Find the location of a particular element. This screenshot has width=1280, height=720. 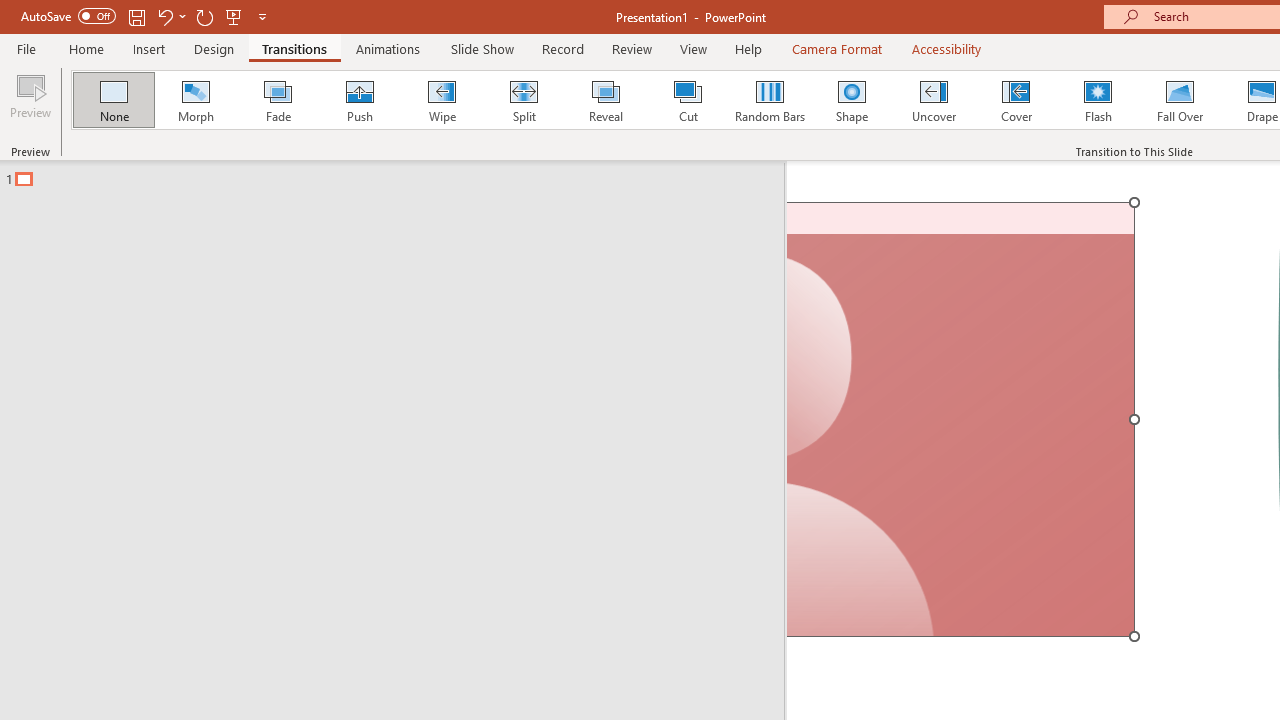

'Wipe' is located at coordinates (440, 100).